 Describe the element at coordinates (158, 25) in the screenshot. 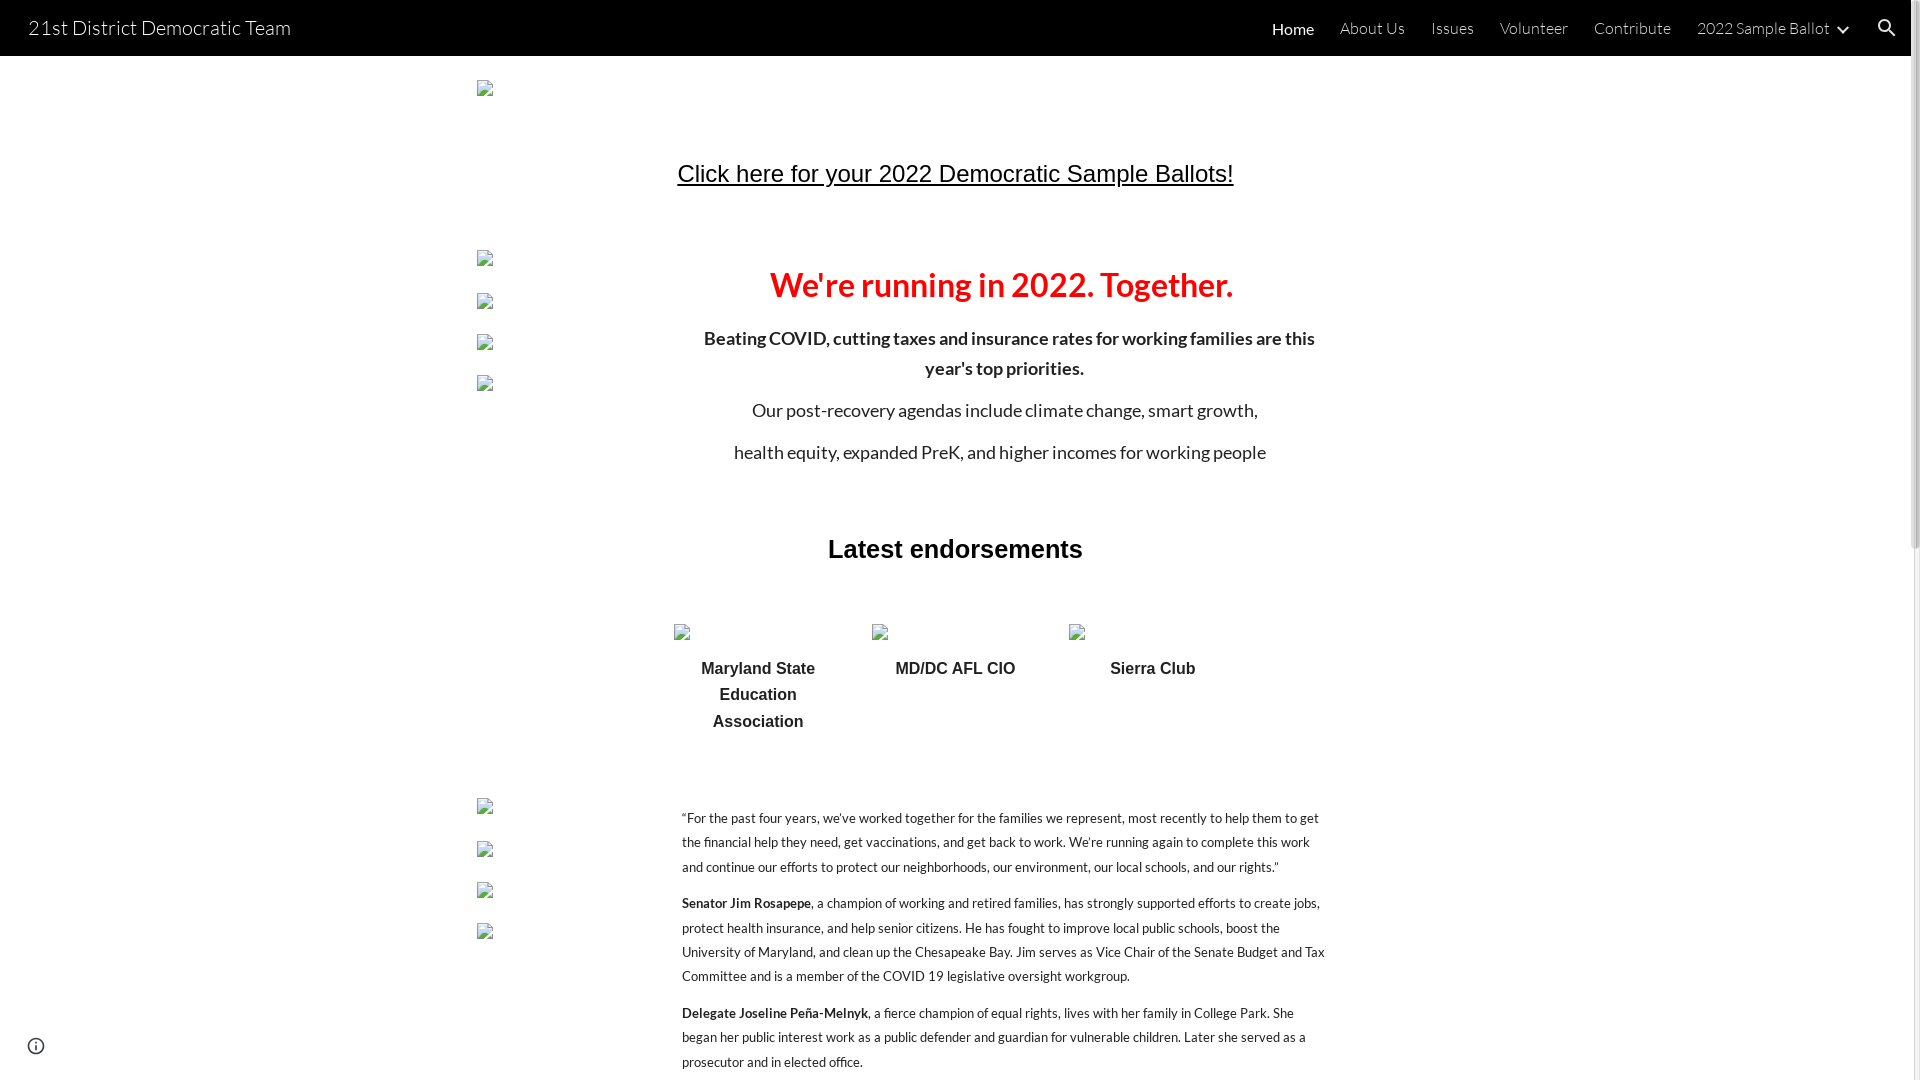

I see `'21st District Democratic Team'` at that location.